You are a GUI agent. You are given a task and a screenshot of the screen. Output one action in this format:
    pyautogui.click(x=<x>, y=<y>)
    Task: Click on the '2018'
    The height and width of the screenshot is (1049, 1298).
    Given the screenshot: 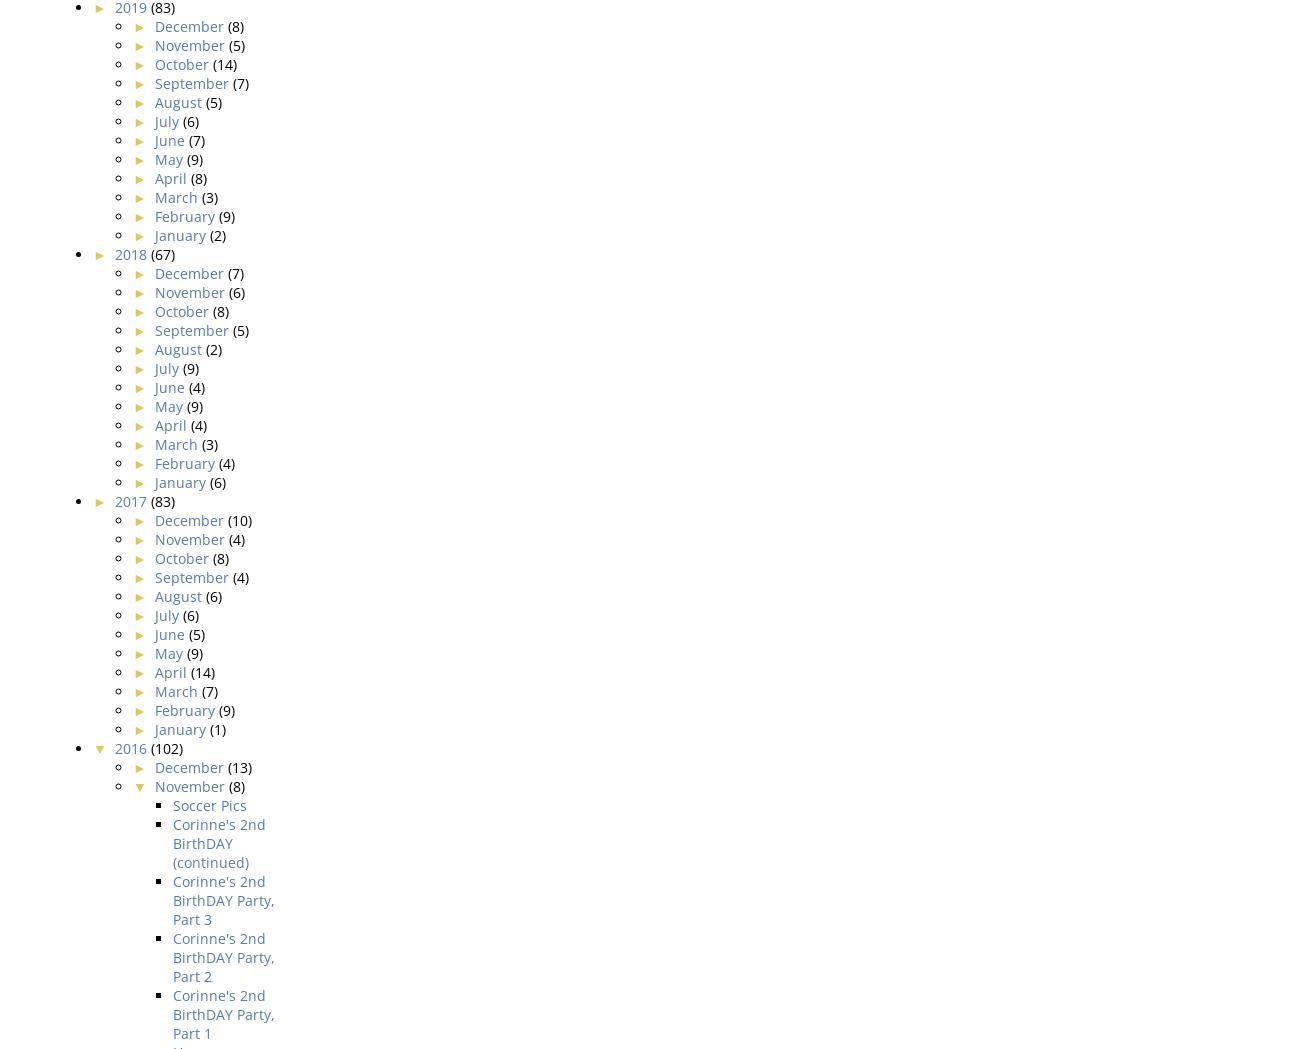 What is the action you would take?
    pyautogui.click(x=131, y=252)
    